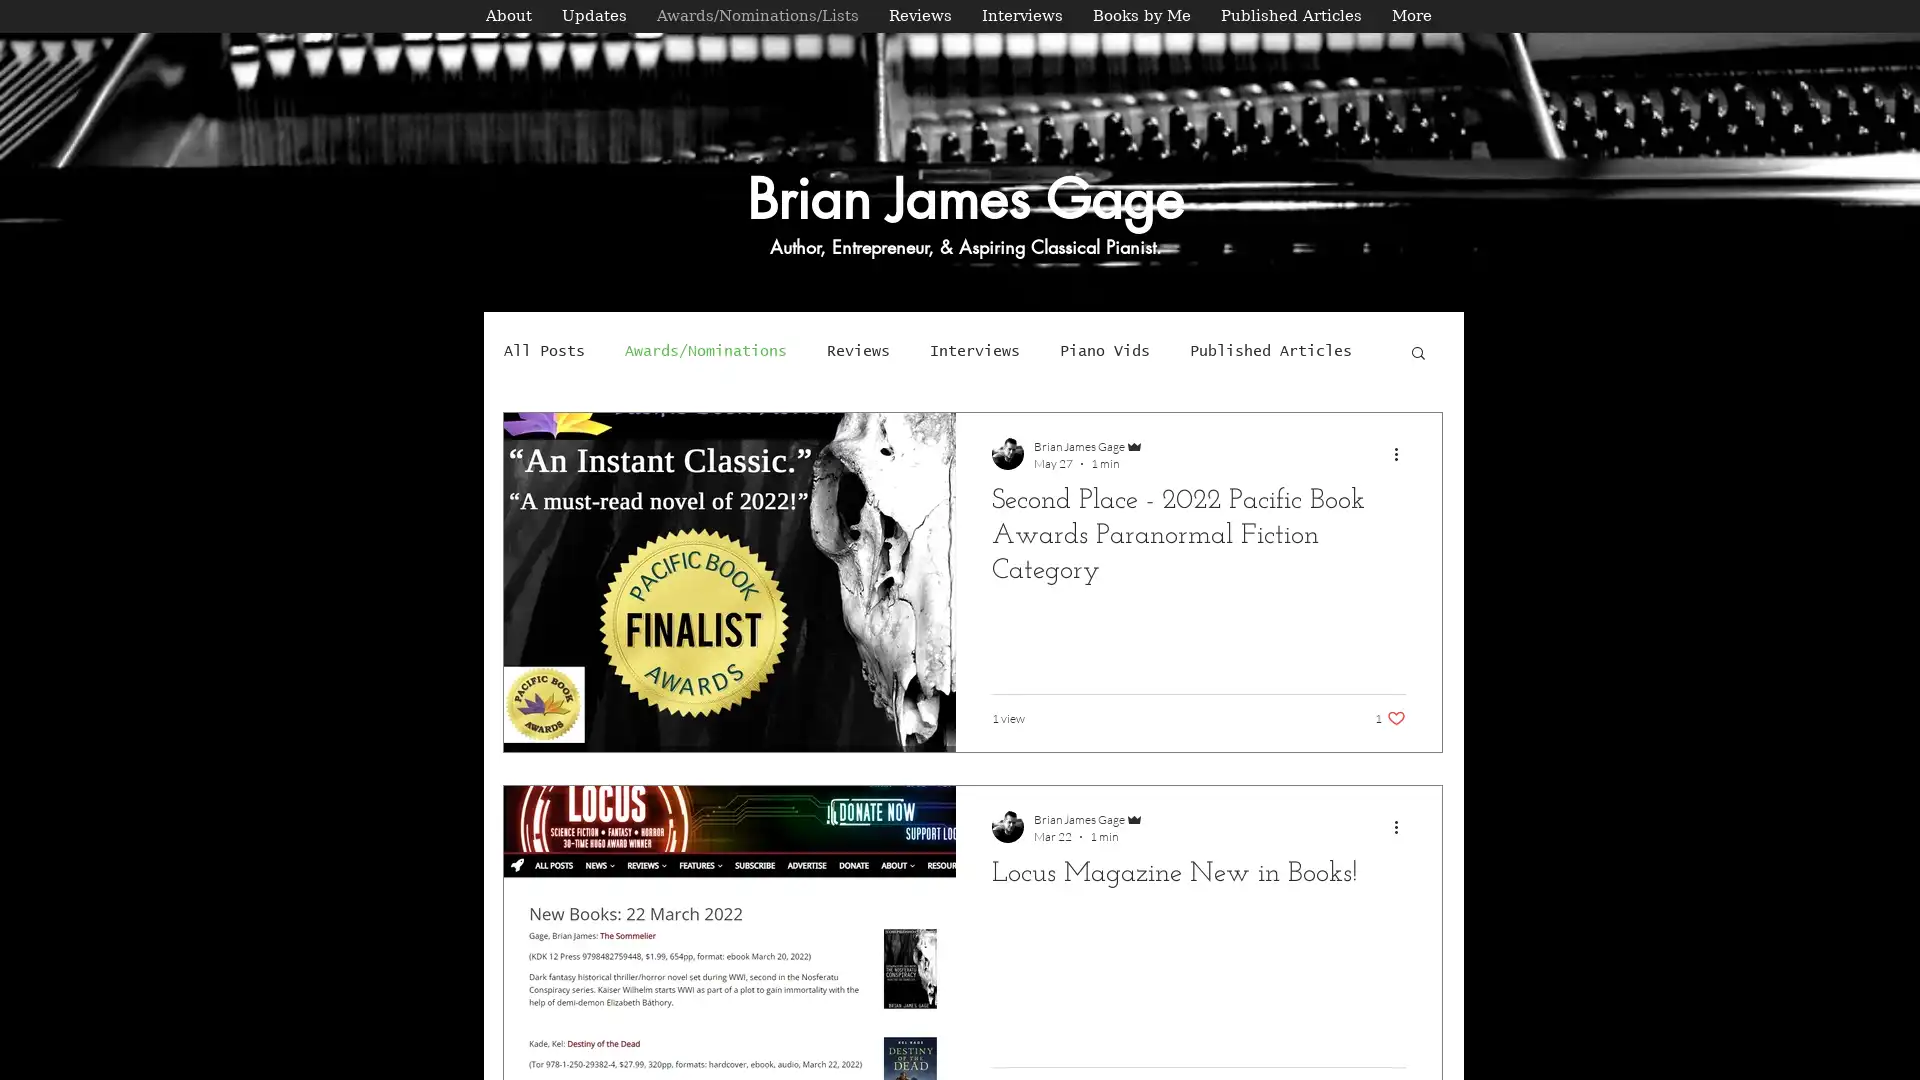 The width and height of the screenshot is (1920, 1080). I want to click on More actions, so click(1401, 826).